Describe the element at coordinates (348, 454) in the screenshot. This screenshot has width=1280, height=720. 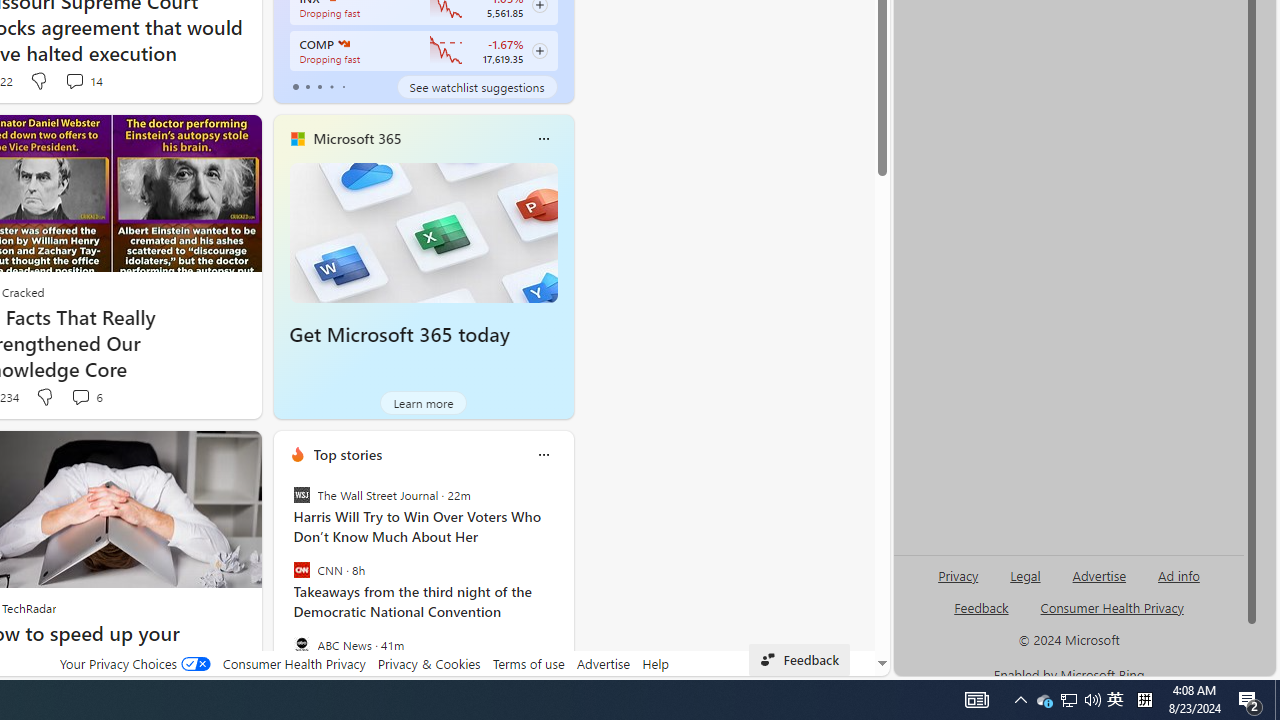
I see `'Top stories'` at that location.